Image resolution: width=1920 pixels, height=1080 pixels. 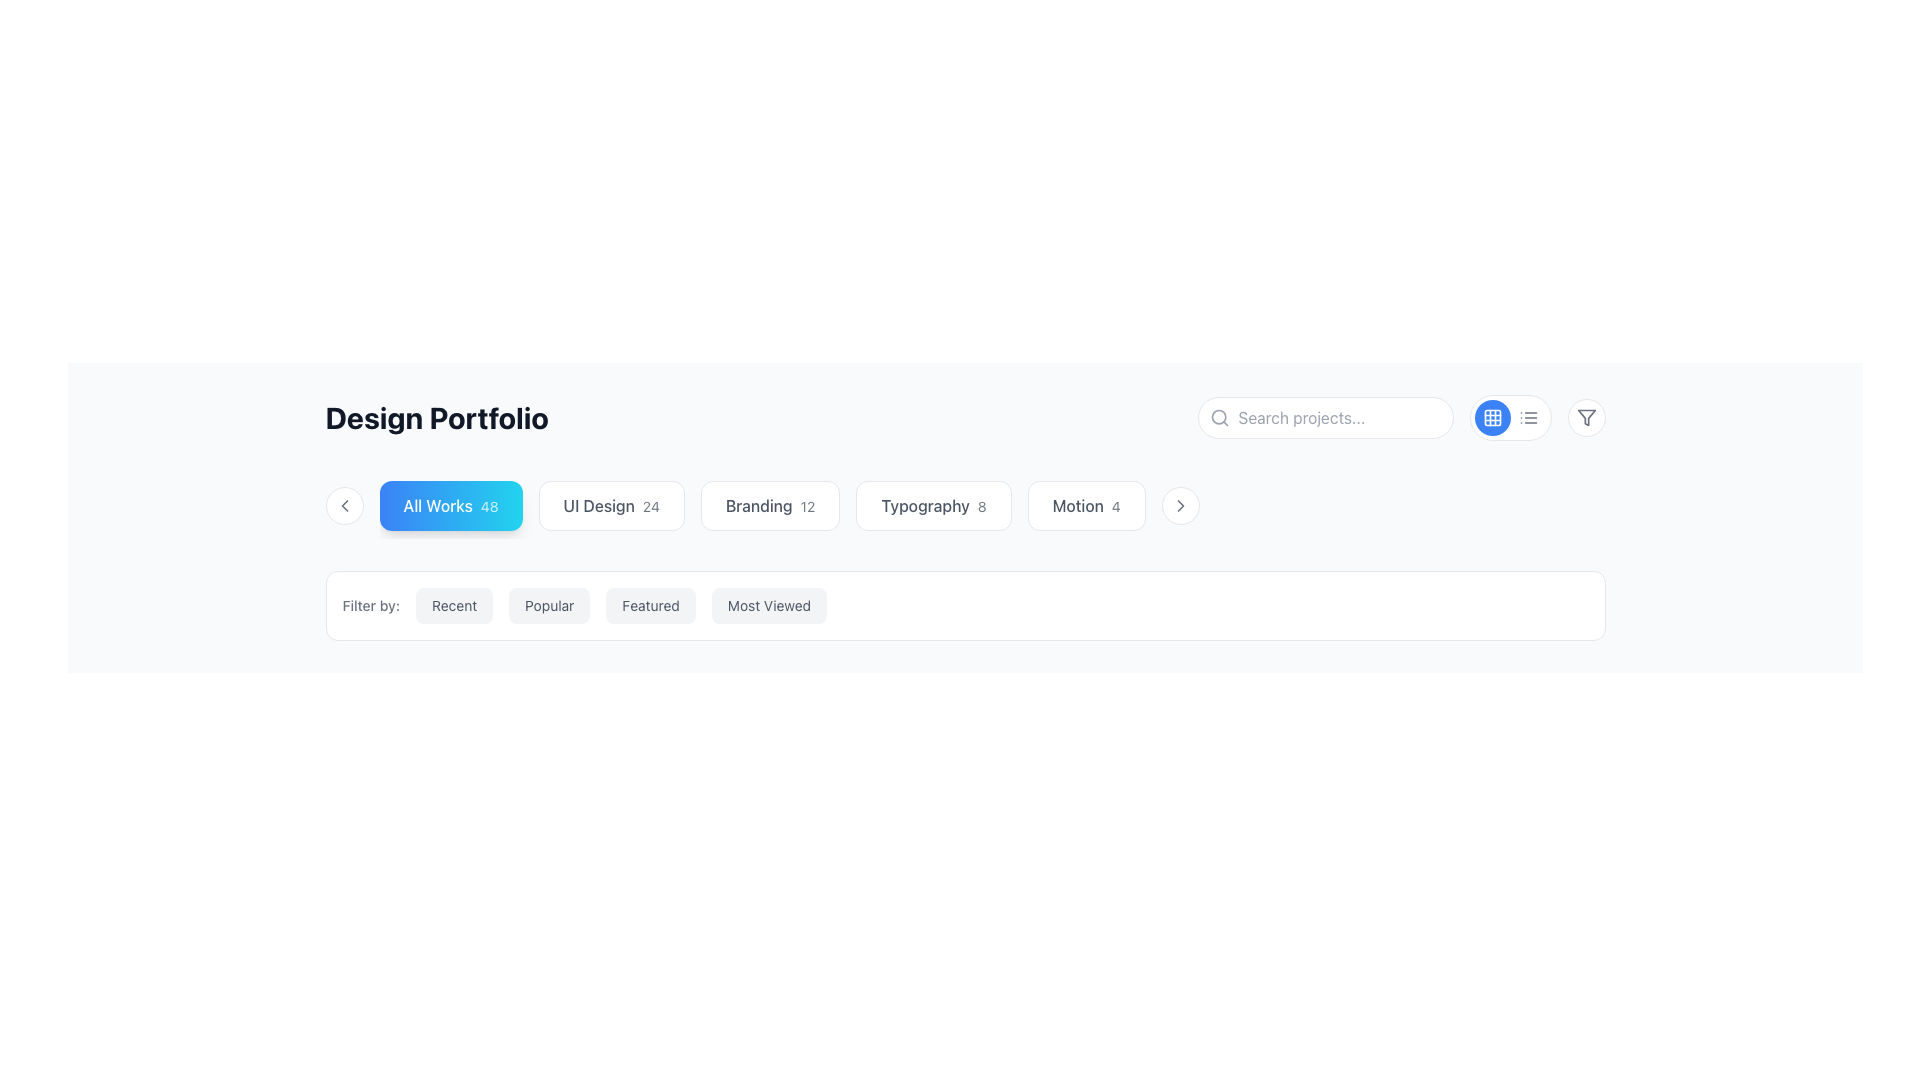 I want to click on the text element that reads 'Design Portfolio', which is bold and dark, located at the top-left section of the header area, so click(x=436, y=416).